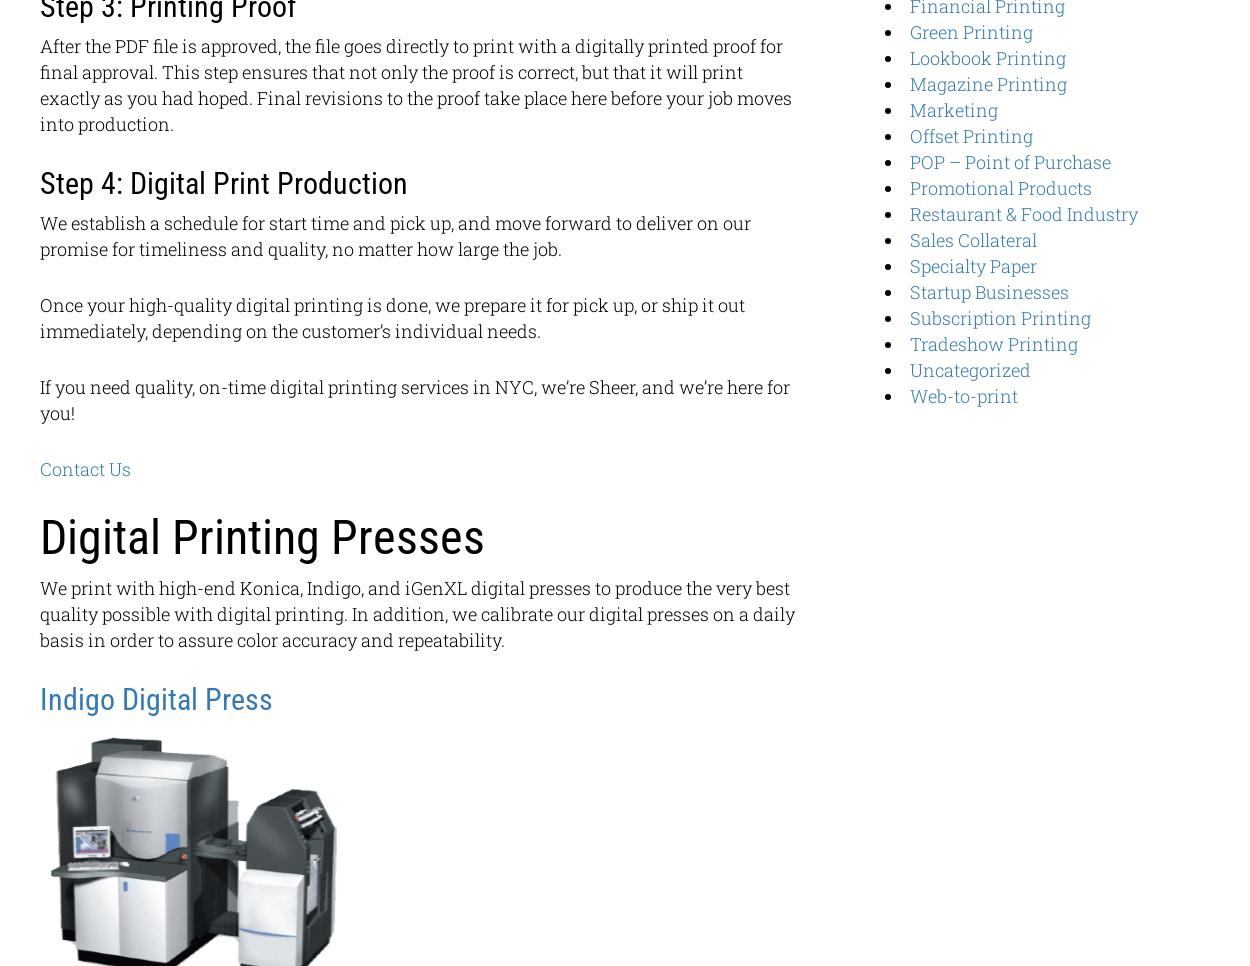 This screenshot has height=966, width=1250. What do you see at coordinates (40, 537) in the screenshot?
I see `'Digital Printing Presses'` at bounding box center [40, 537].